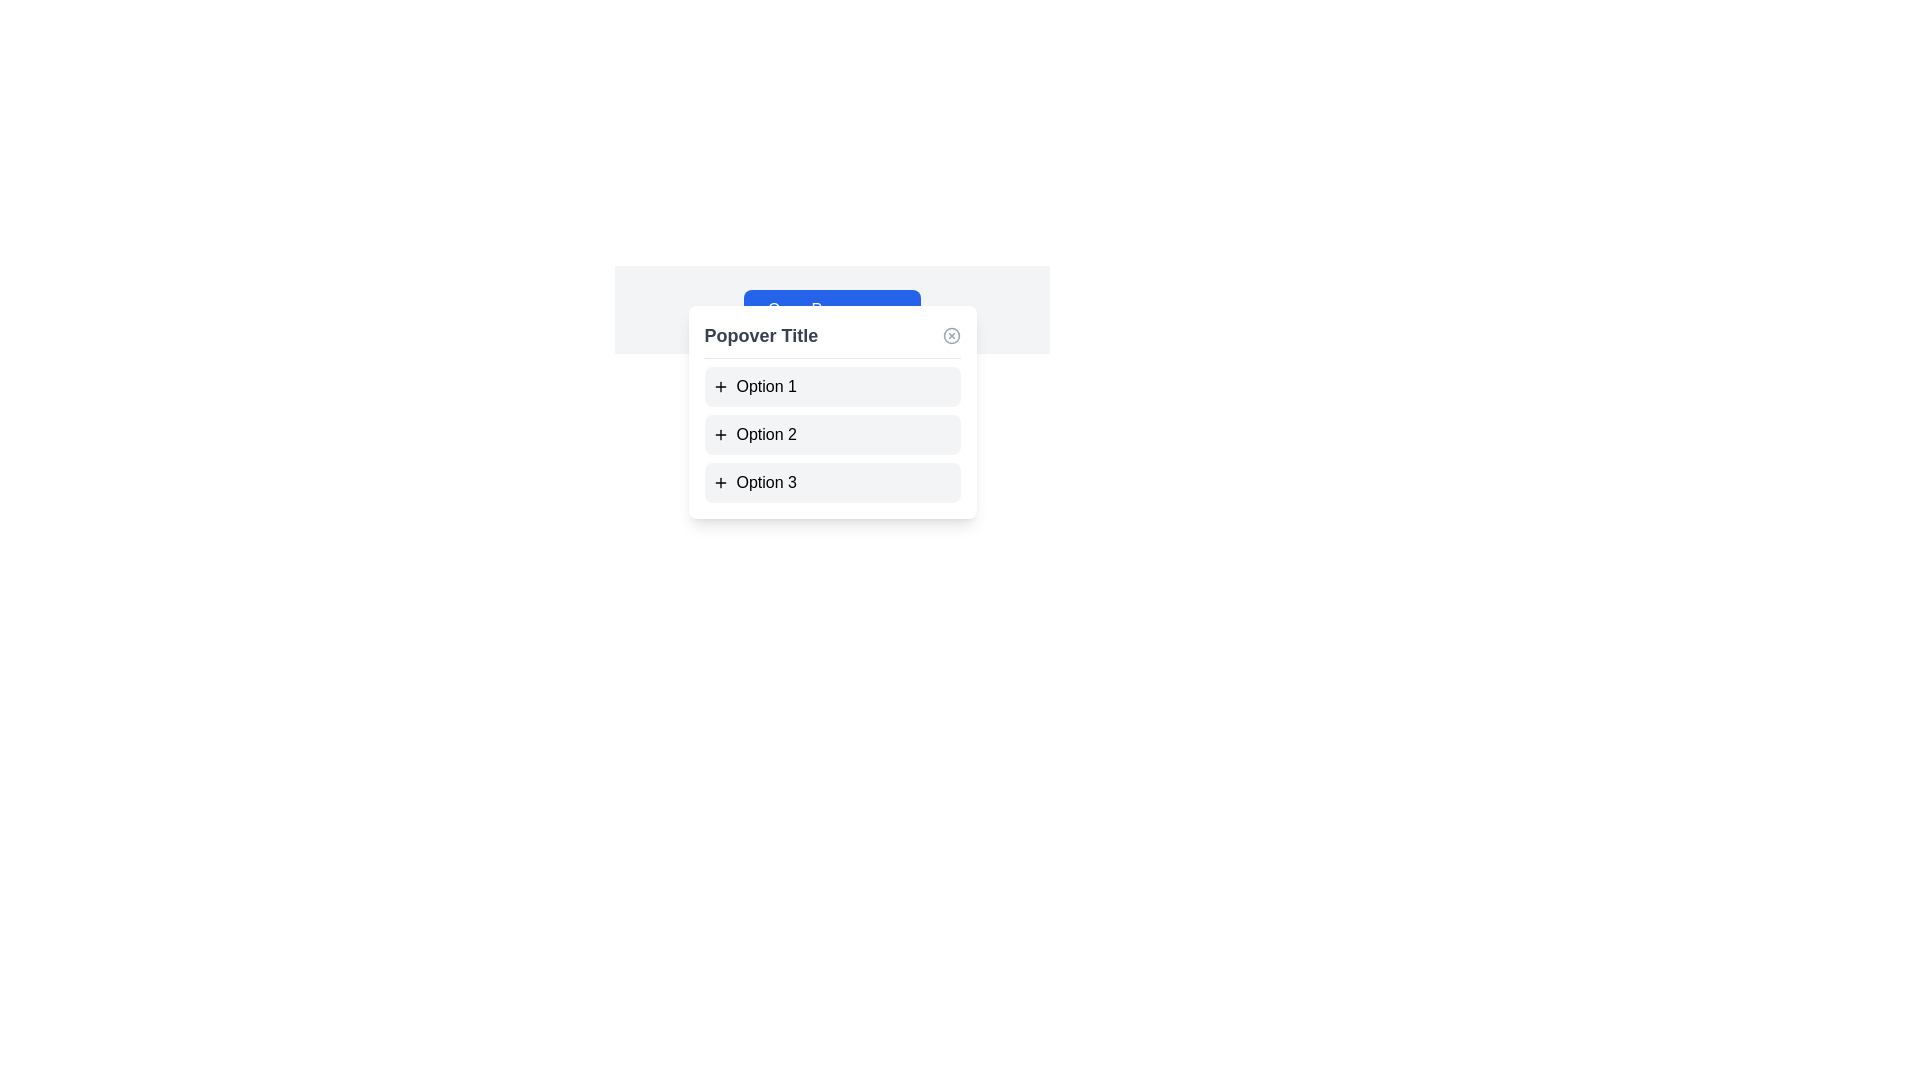  I want to click on the icon that symbolizes an add or expand action, located to the left of the text 'Option 1' under the heading 'Popover Title', so click(720, 386).